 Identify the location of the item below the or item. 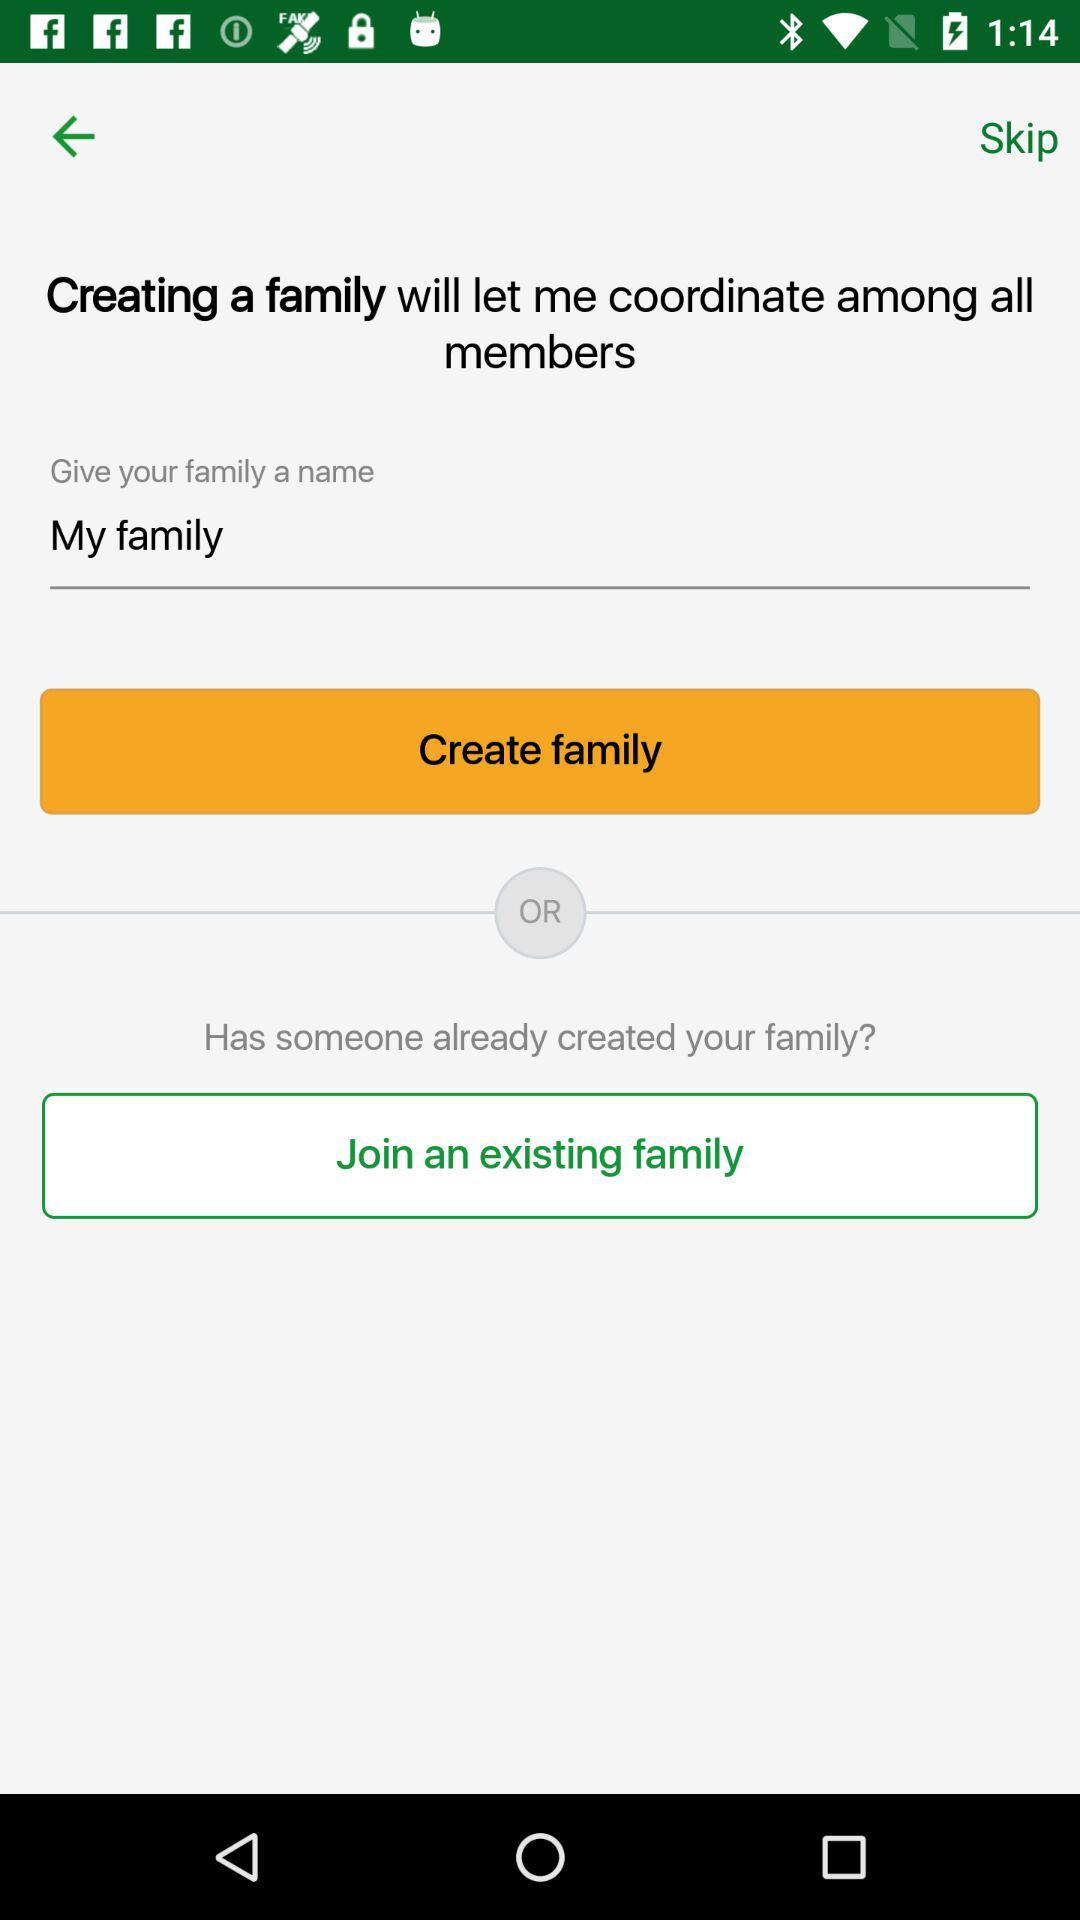
(540, 1039).